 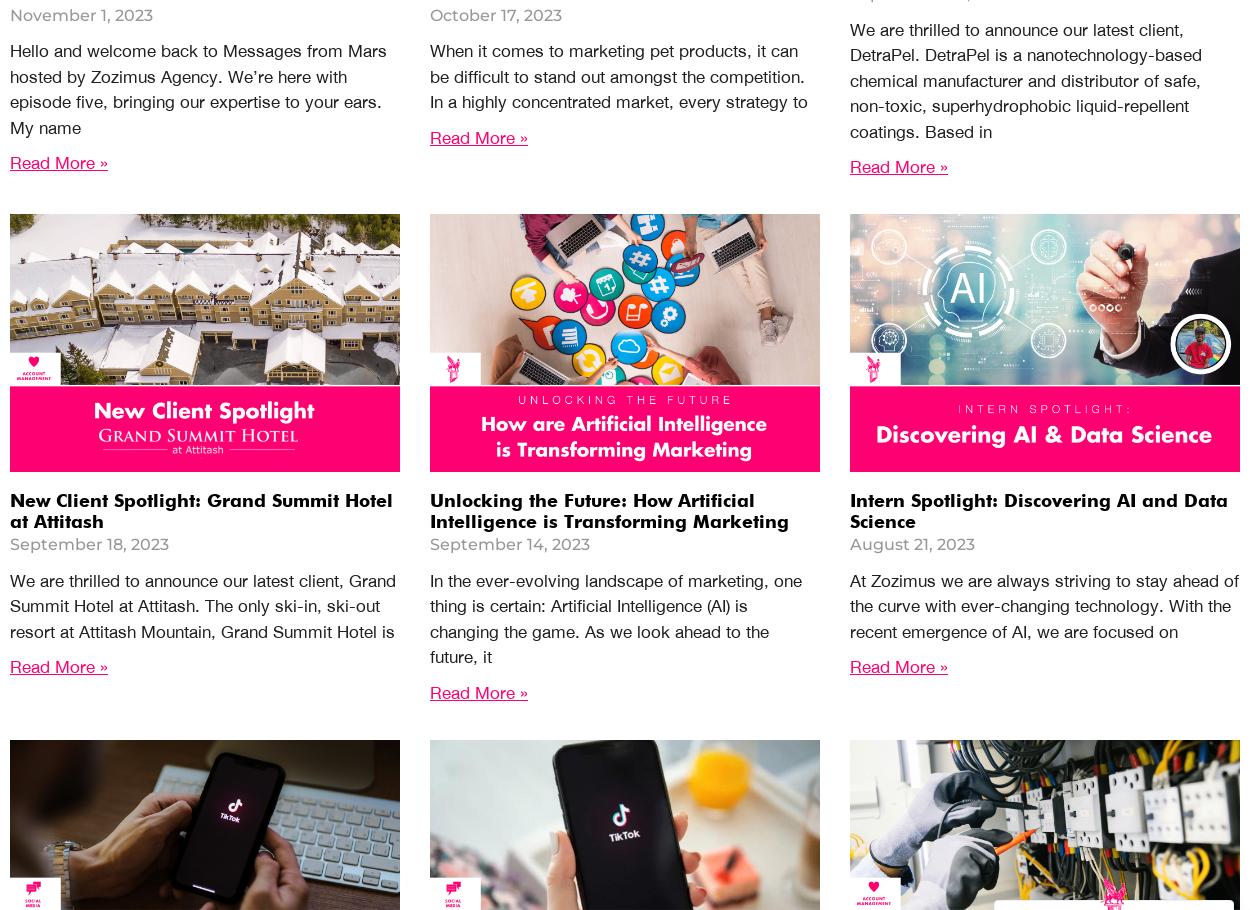 What do you see at coordinates (1039, 511) in the screenshot?
I see `'Intern Spotlight: Discovering AI and Data Science'` at bounding box center [1039, 511].